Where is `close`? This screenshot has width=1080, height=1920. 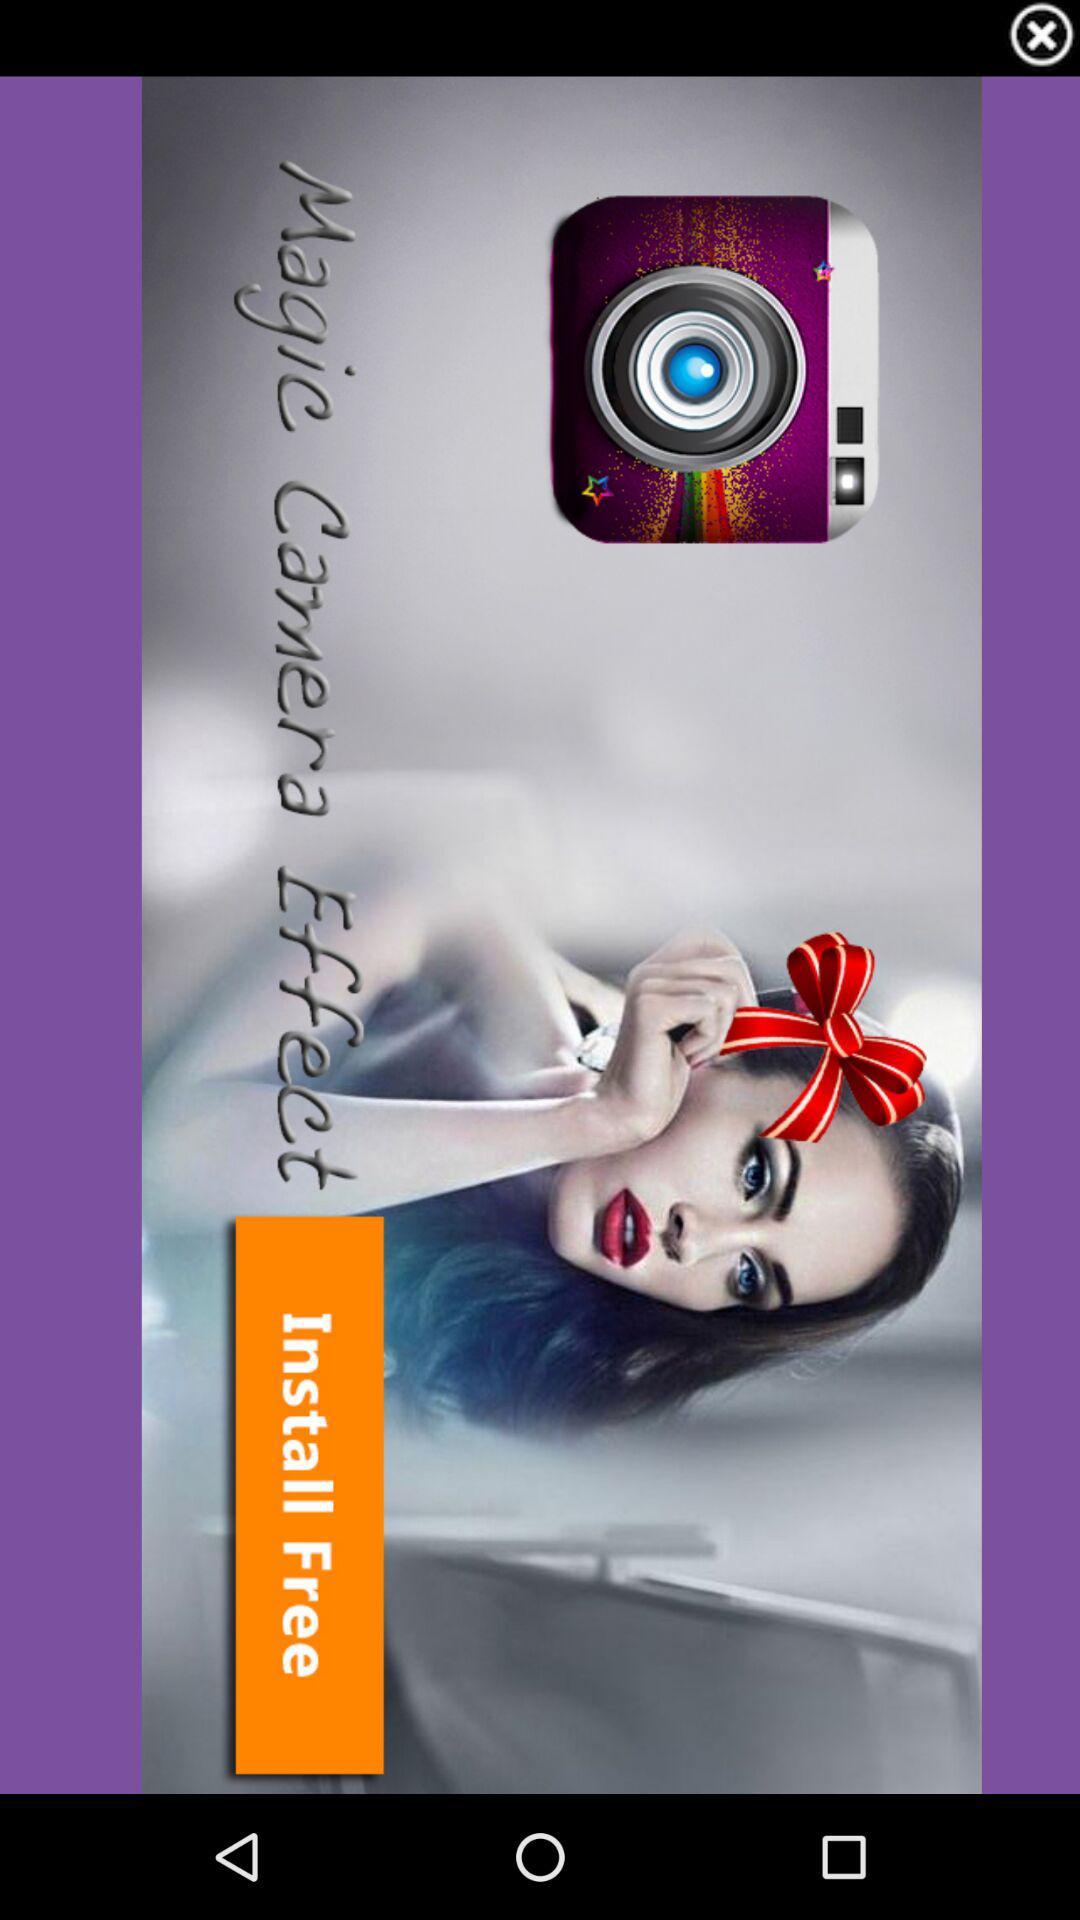 close is located at coordinates (1040, 38).